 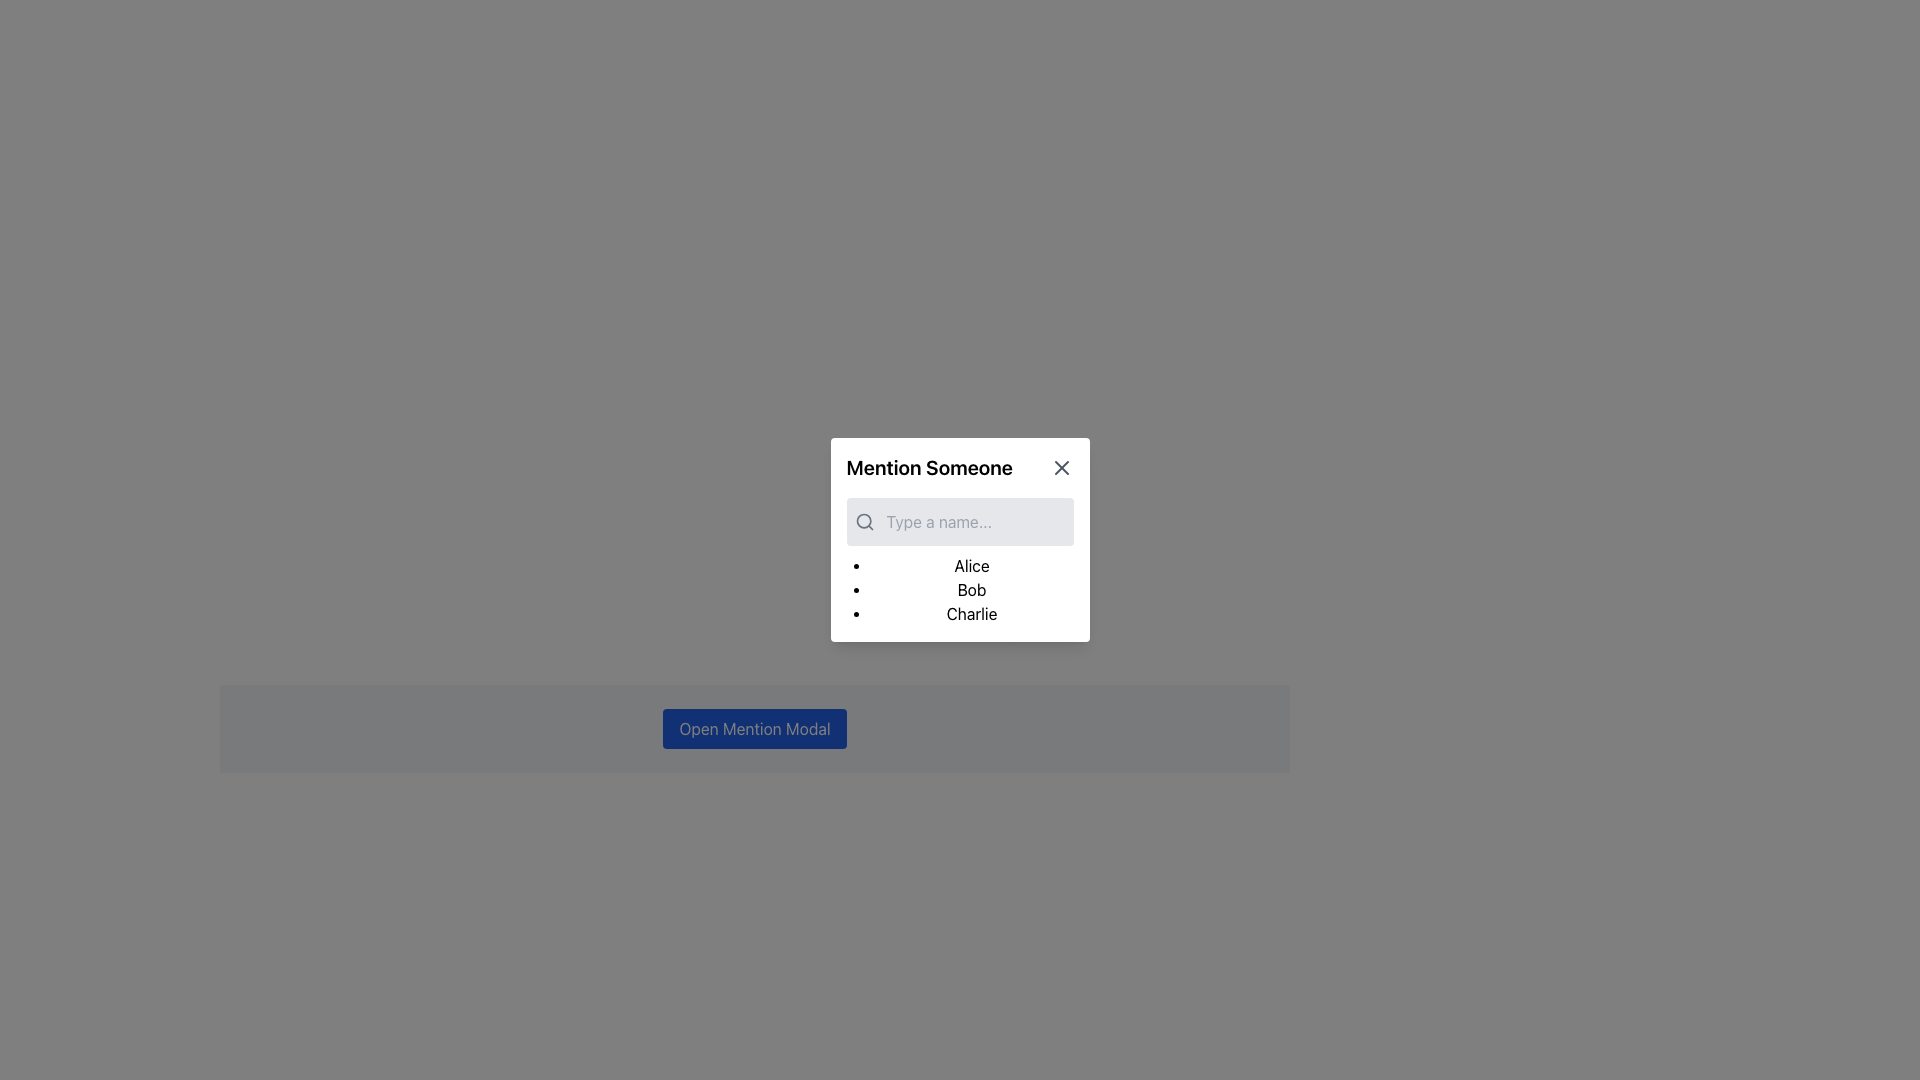 What do you see at coordinates (960, 520) in the screenshot?
I see `the text input field with the placeholder 'Type a name...' located in the 'Mention Someone' modal to focus and start typing` at bounding box center [960, 520].